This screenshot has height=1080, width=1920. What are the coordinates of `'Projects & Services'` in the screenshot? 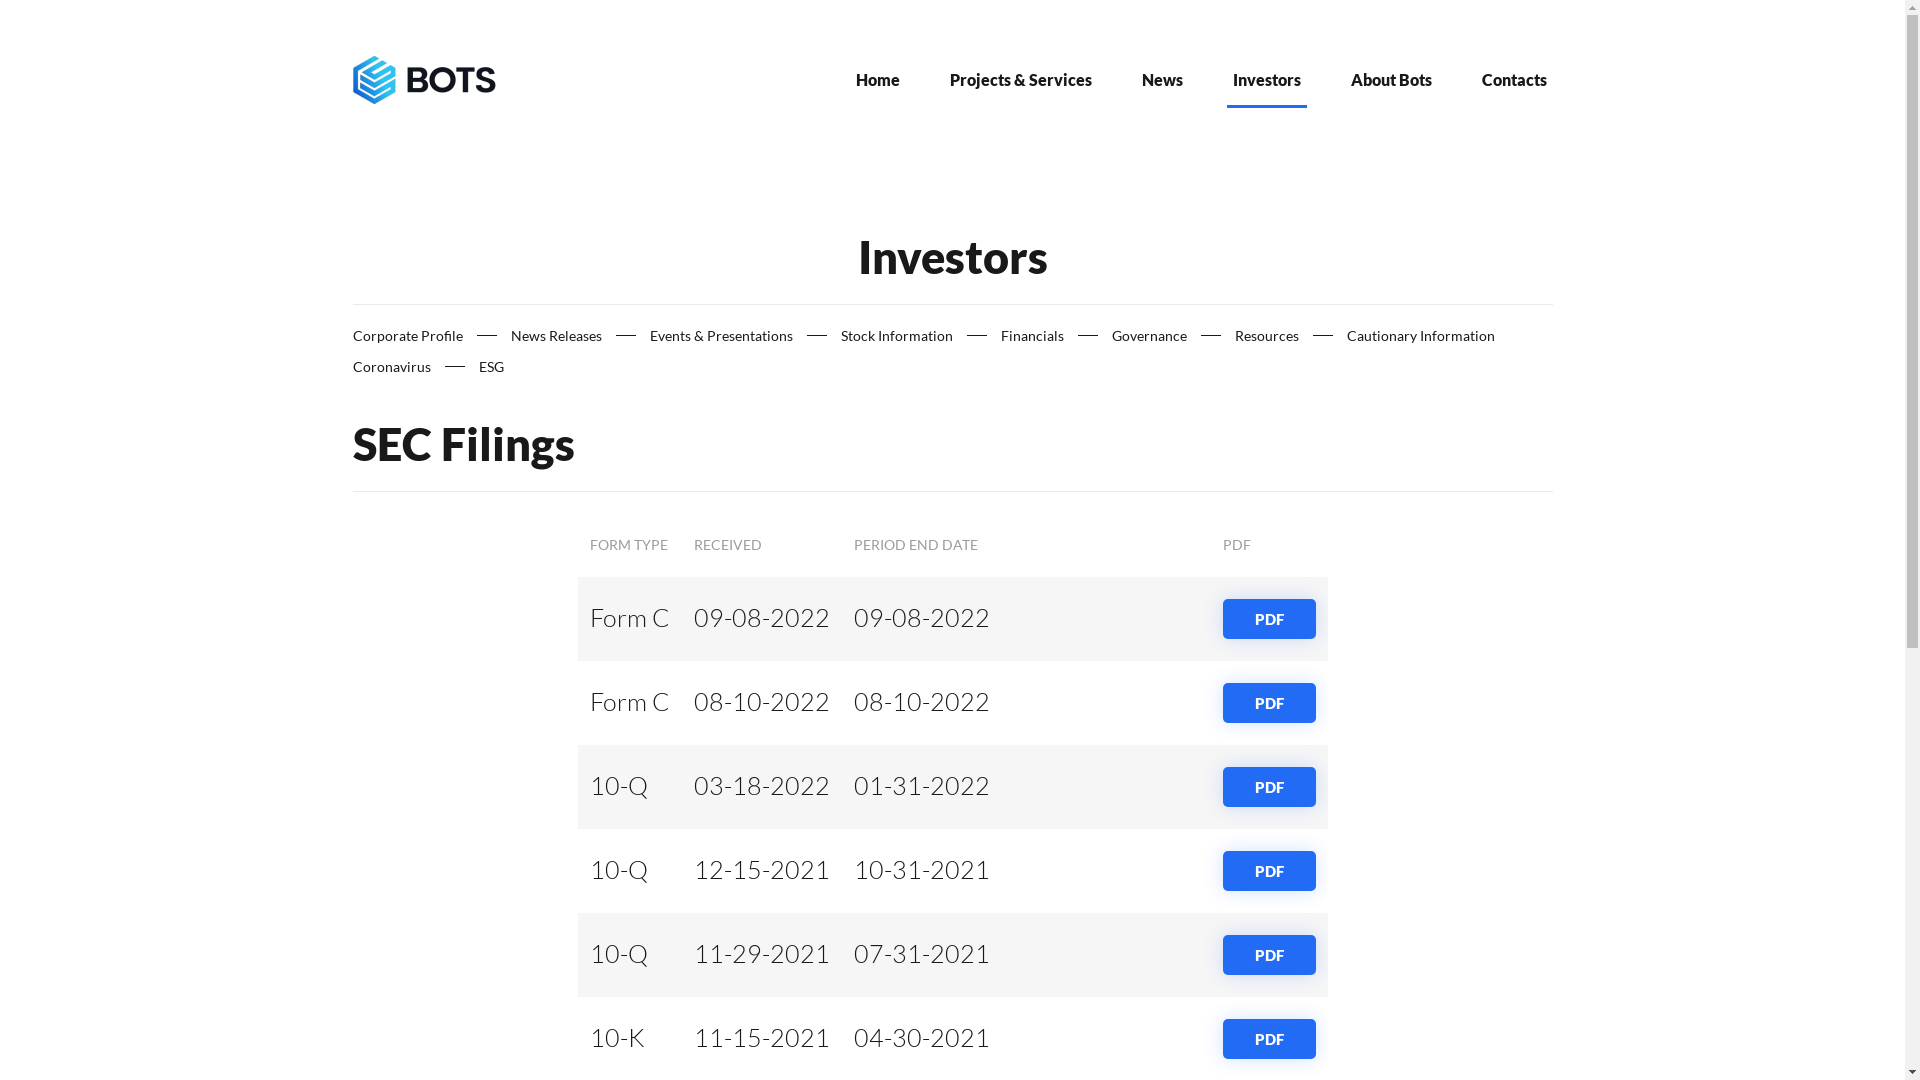 It's located at (943, 79).